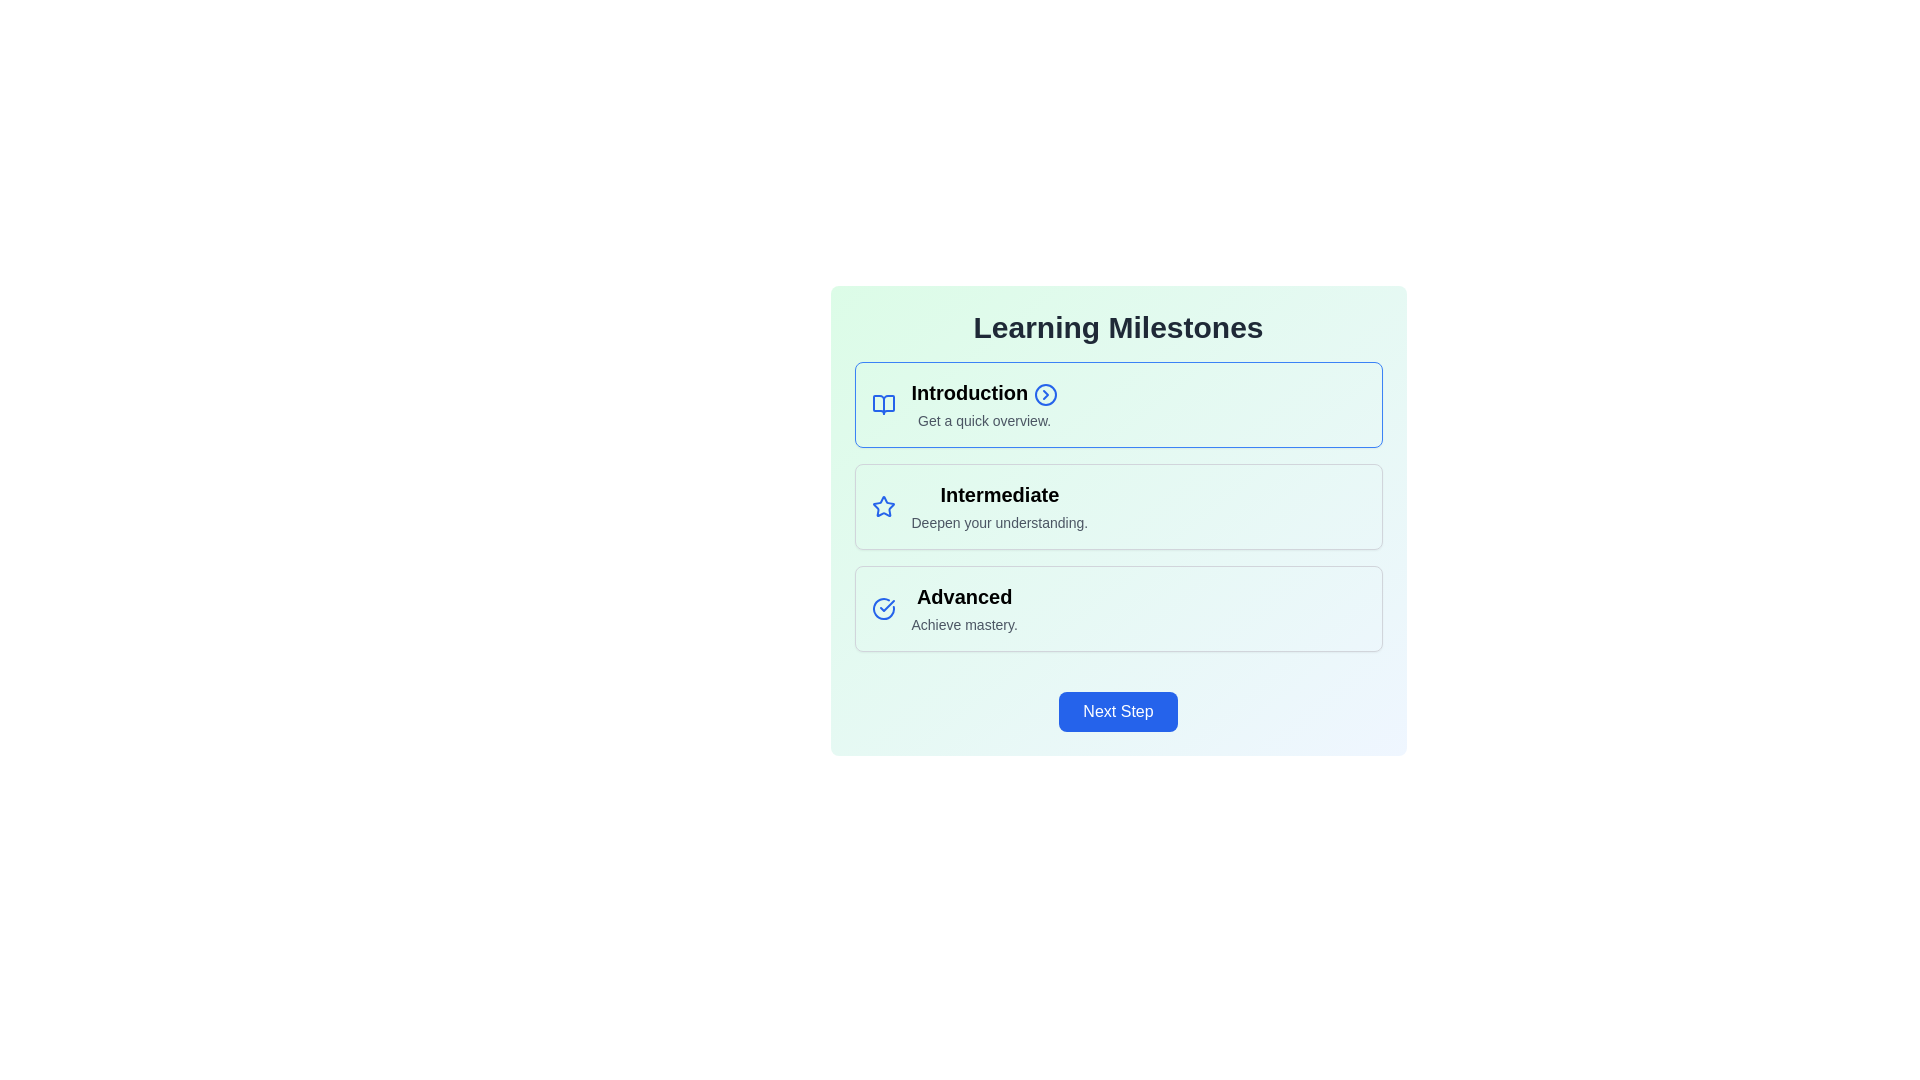  Describe the element at coordinates (1044, 394) in the screenshot. I see `the navigational icon located at the rightmost position within the 'Introduction' card` at that location.